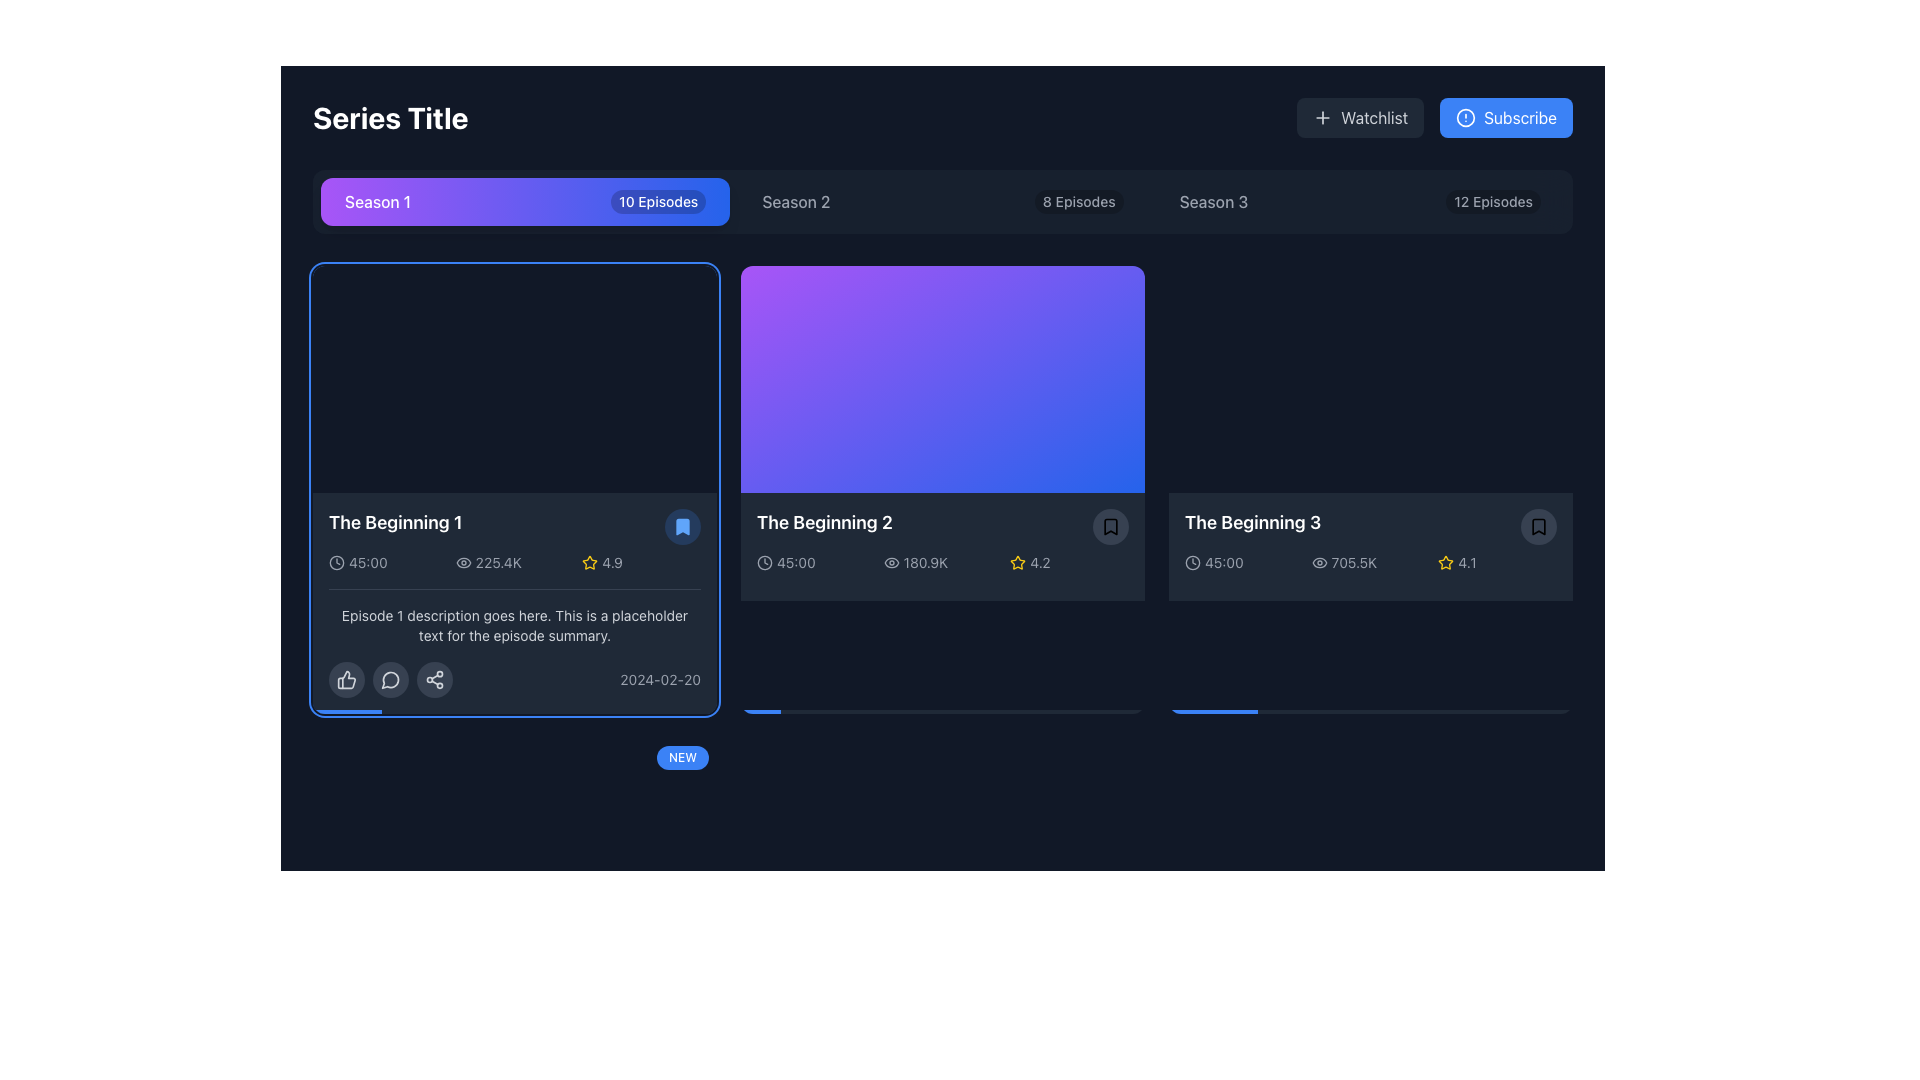  What do you see at coordinates (1466, 118) in the screenshot?
I see `the decorative icon representing an alert for the subscription action, which is located to the left of the text in the 'Subscribe' button` at bounding box center [1466, 118].